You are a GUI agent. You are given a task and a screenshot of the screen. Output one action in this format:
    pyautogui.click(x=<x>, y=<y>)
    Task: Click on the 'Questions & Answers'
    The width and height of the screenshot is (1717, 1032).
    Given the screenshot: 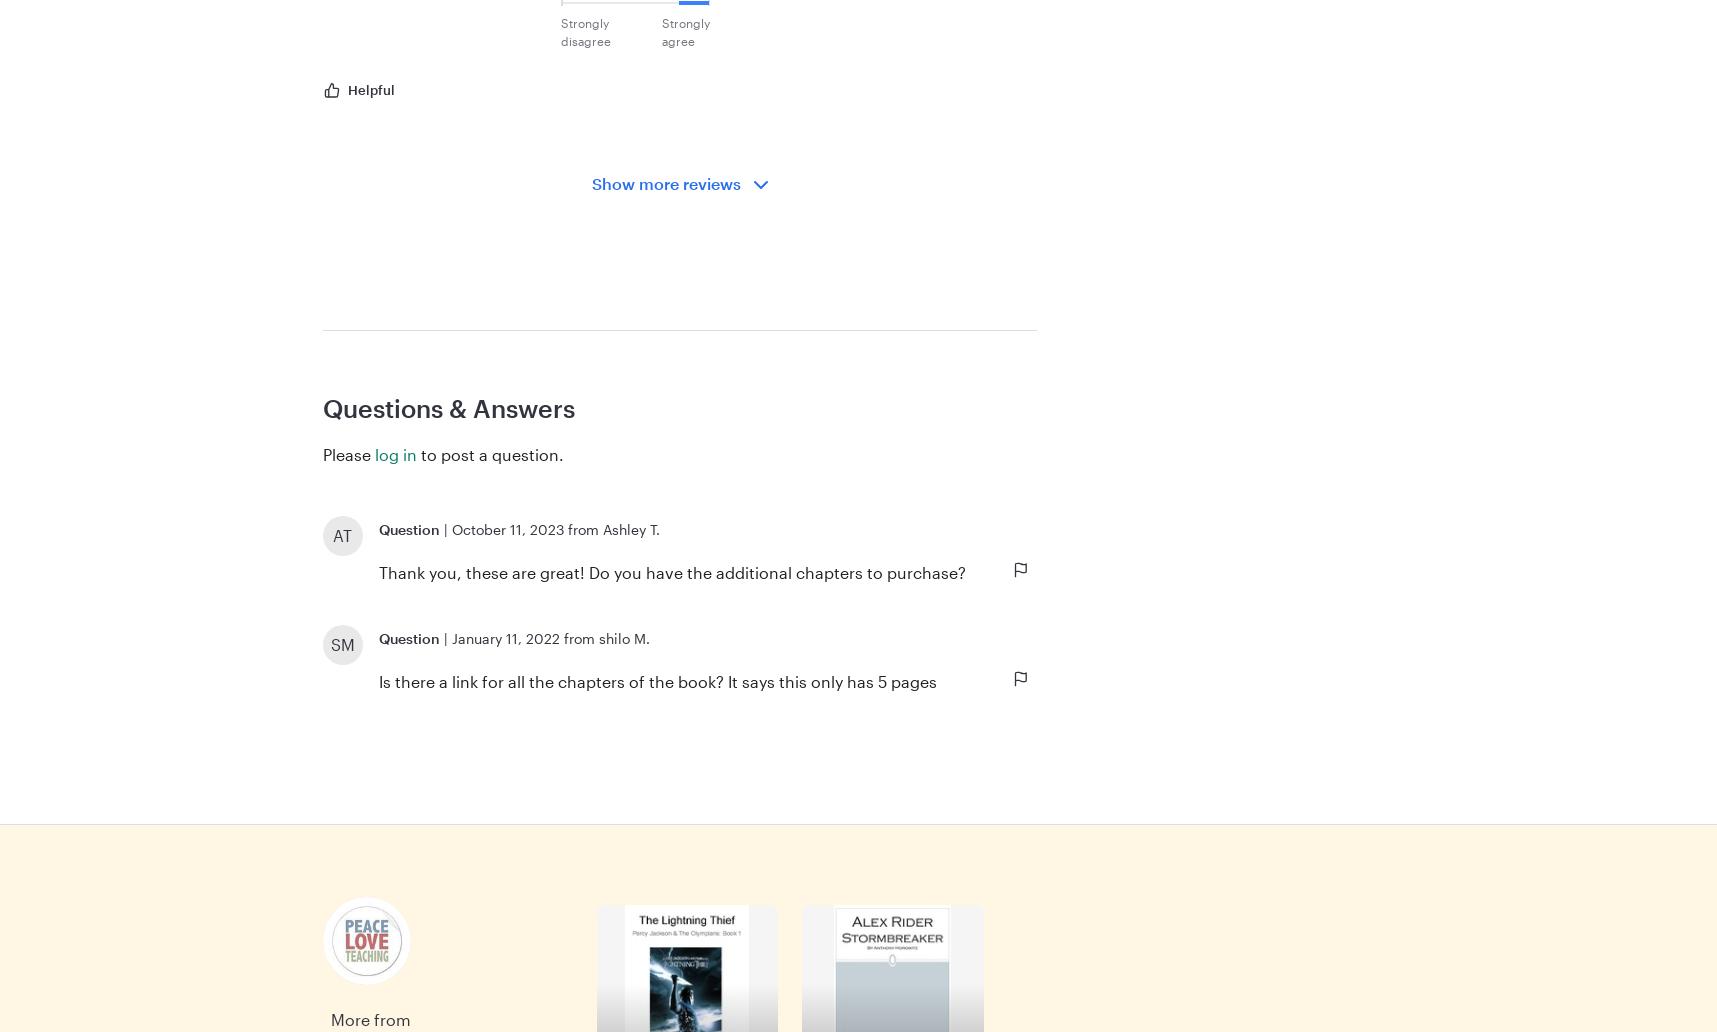 What is the action you would take?
    pyautogui.click(x=321, y=406)
    